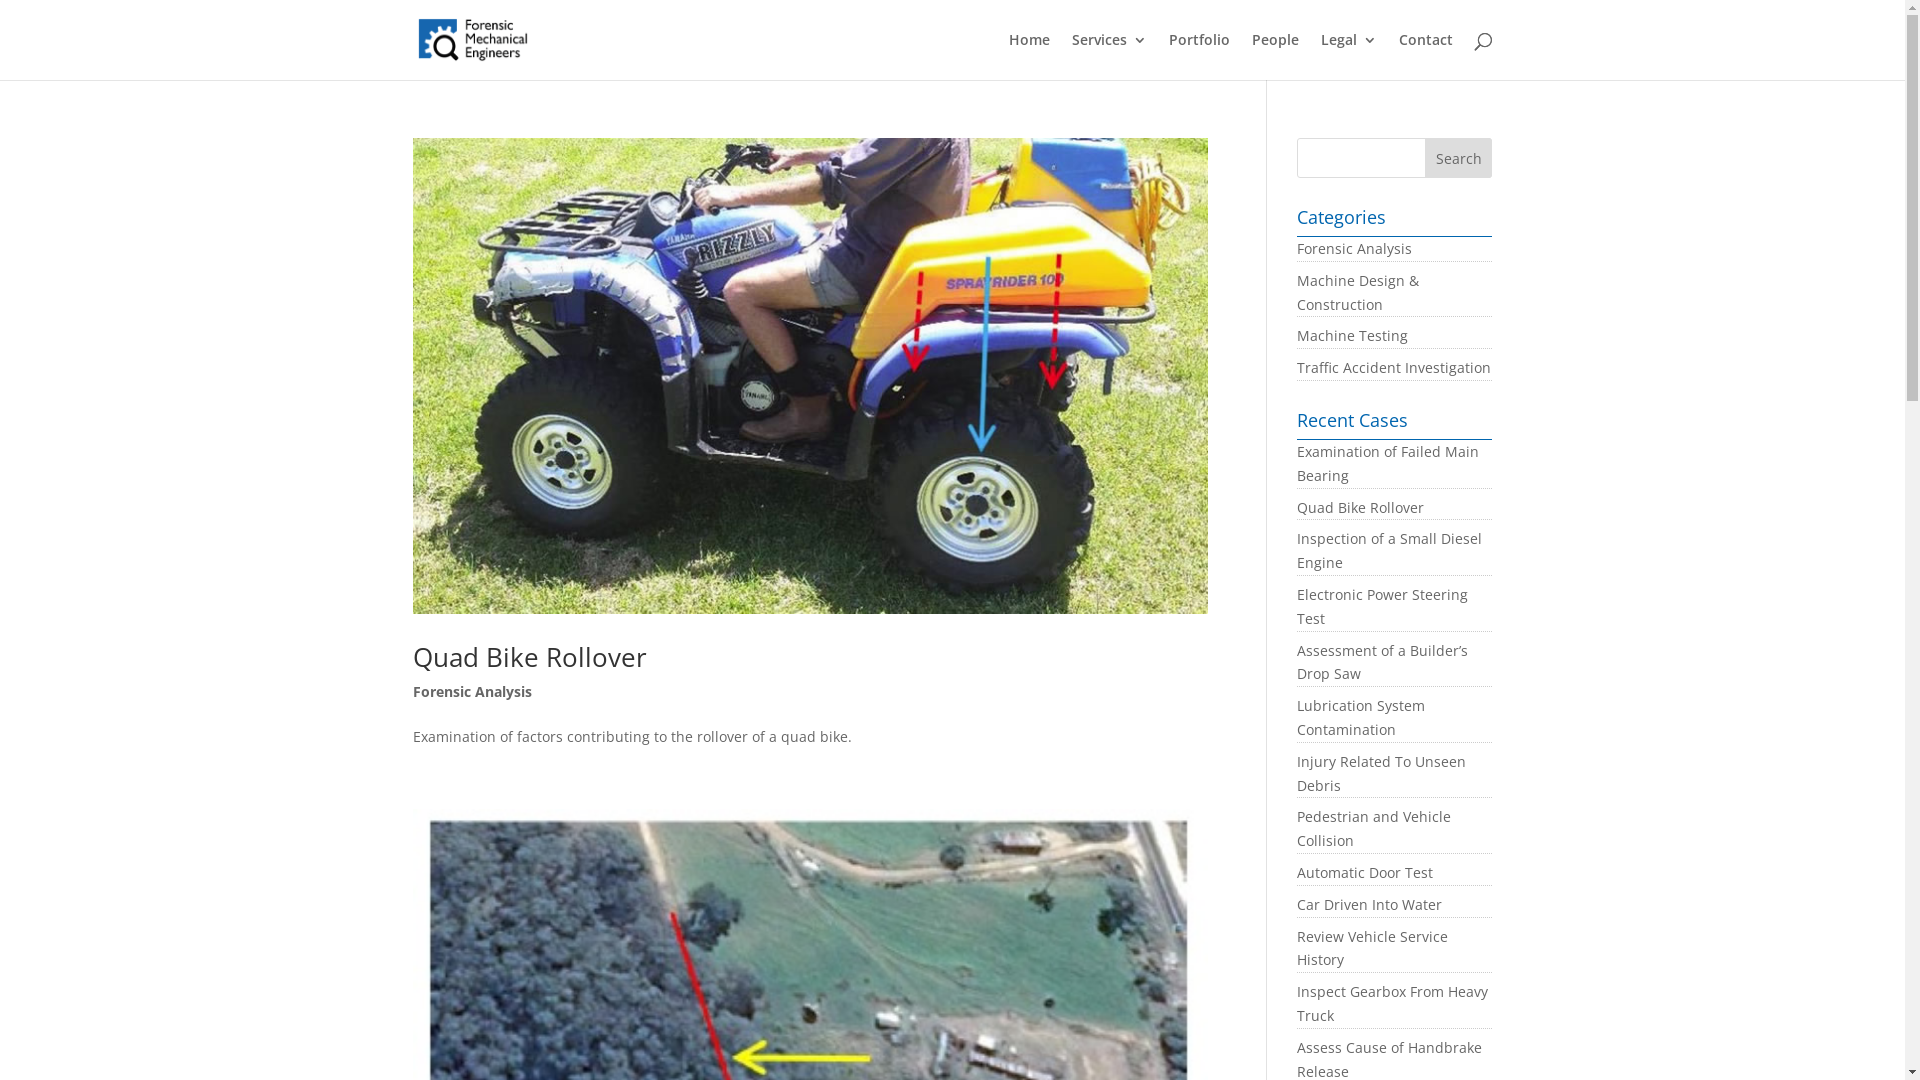  Describe the element at coordinates (1371, 947) in the screenshot. I see `'Review Vehicle Service History'` at that location.